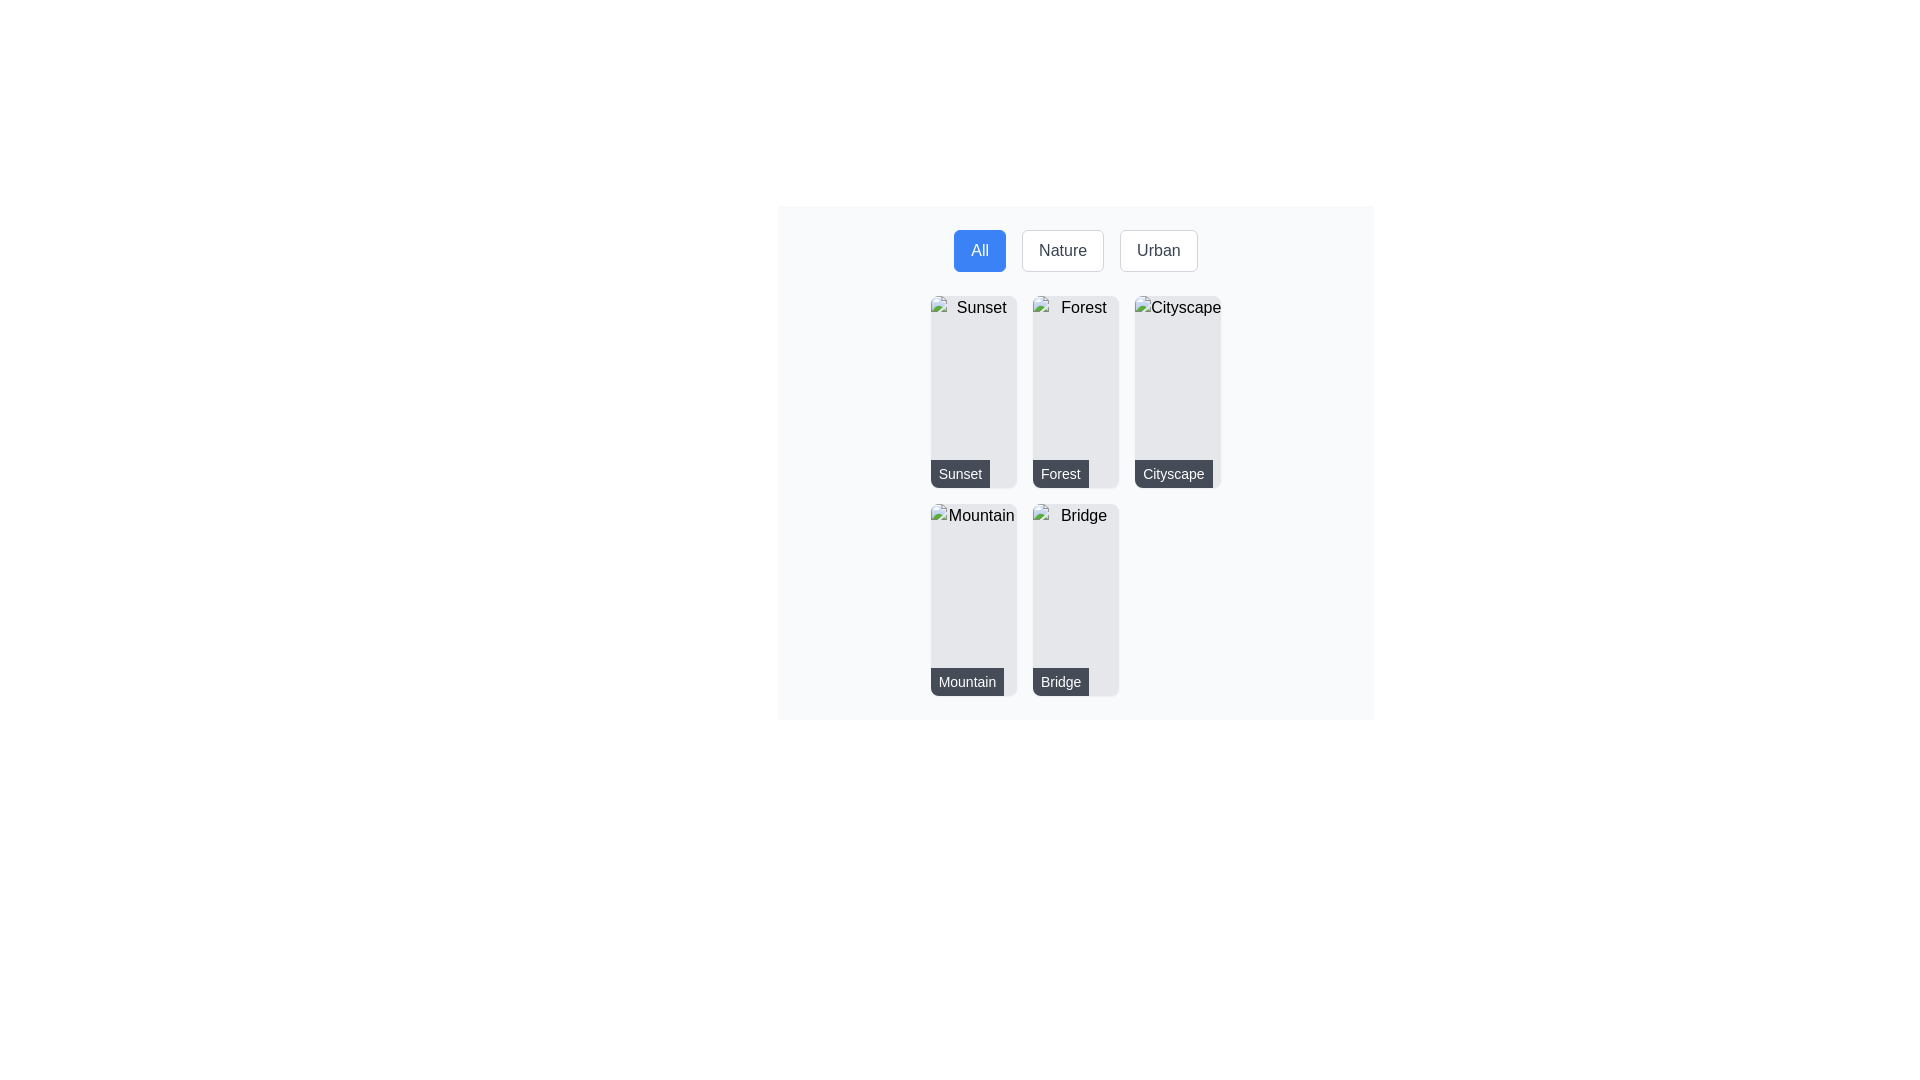 The image size is (1920, 1080). I want to click on the 'Urban' button, which is a rectangular button with rounded corners, so click(1158, 249).